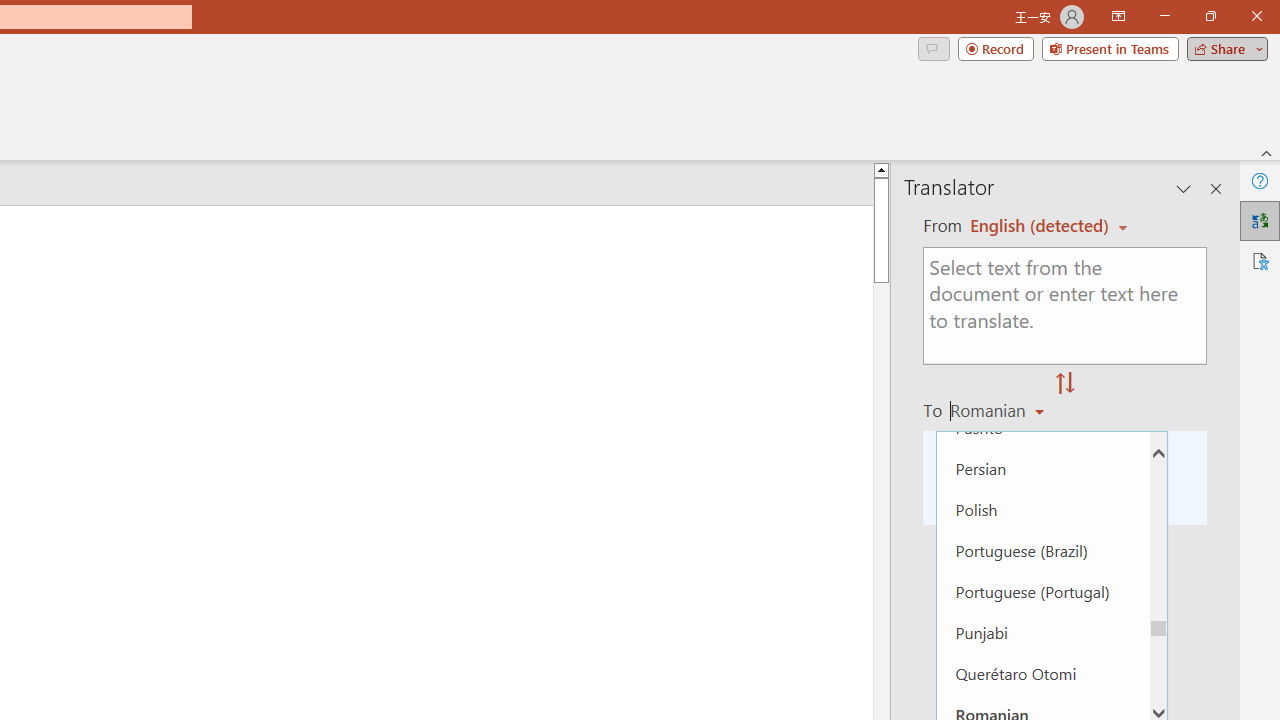 This screenshot has height=720, width=1280. Describe the element at coordinates (1042, 426) in the screenshot. I see `'Pashto'` at that location.